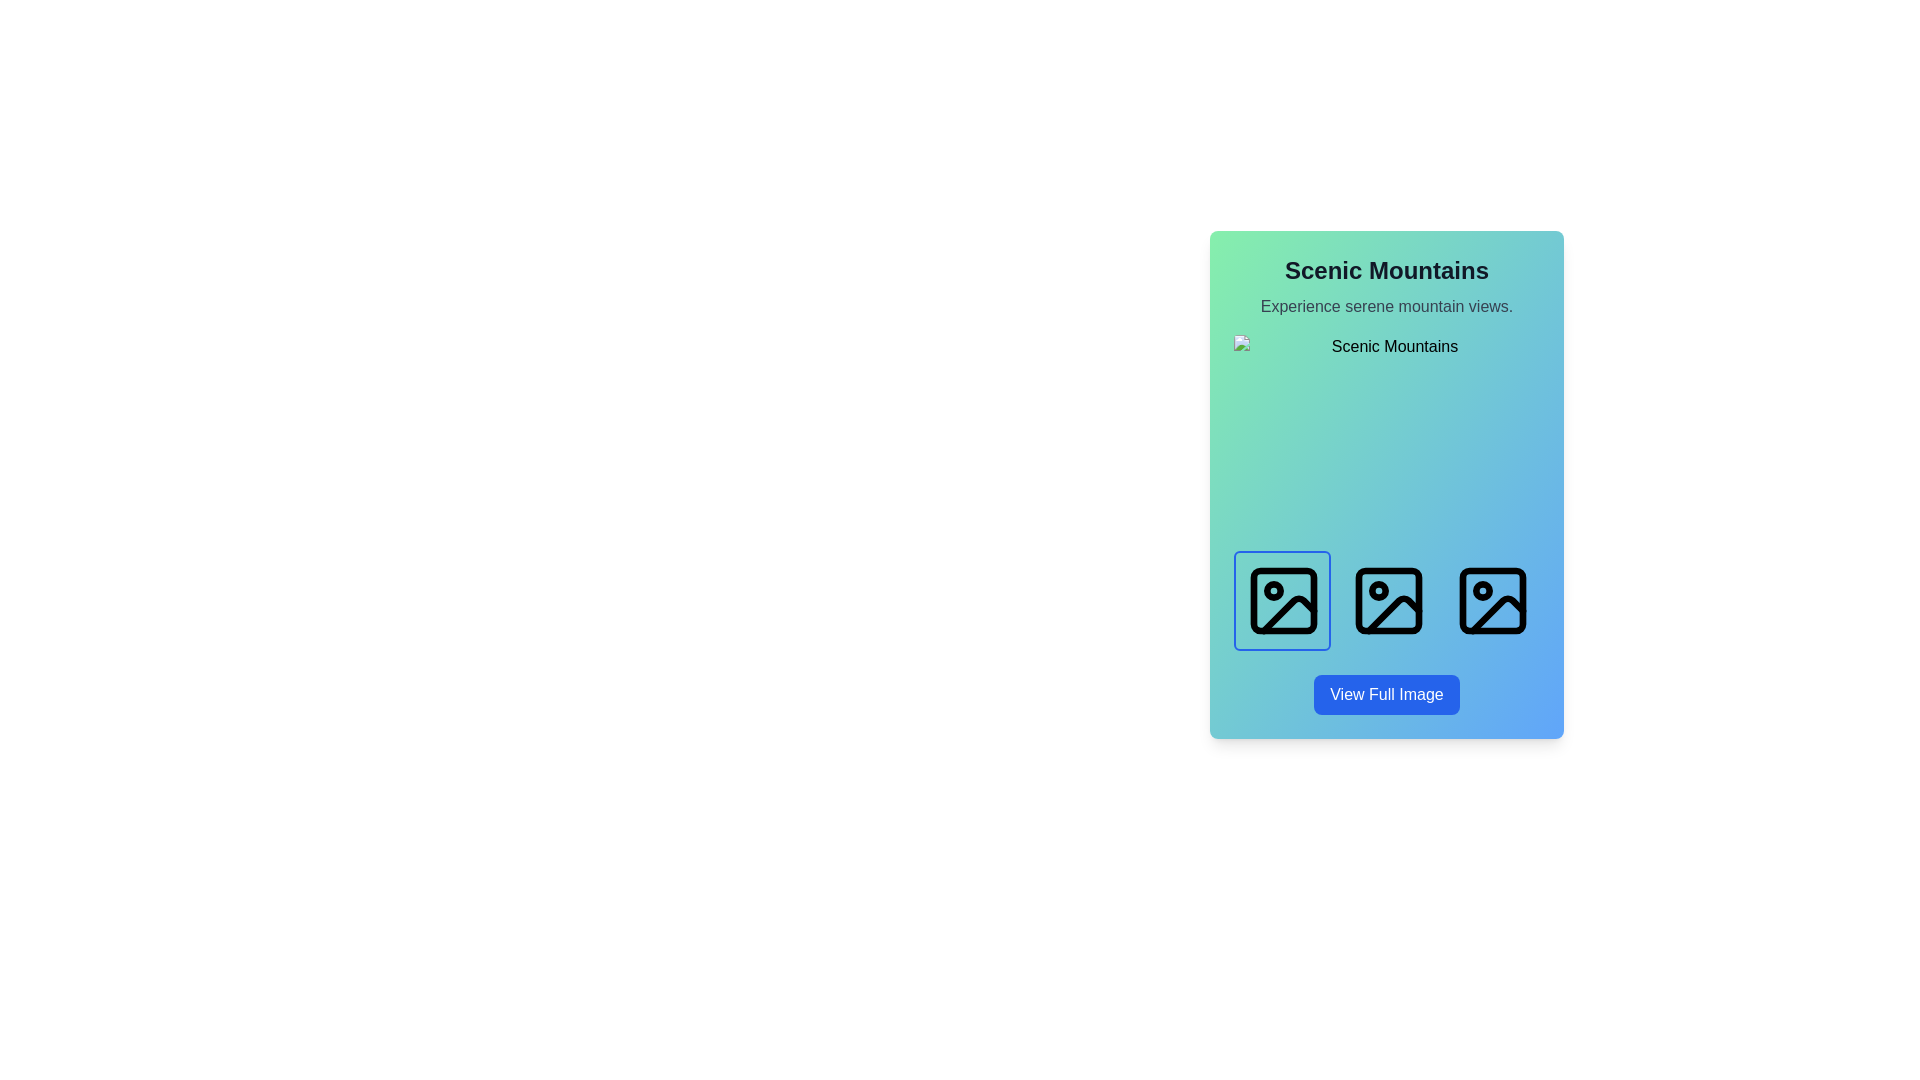 Image resolution: width=1920 pixels, height=1080 pixels. I want to click on the small circular Icon marker located in the upper-left corner of the landscape icon within the 'Scenic Mountains' card, so click(1272, 589).